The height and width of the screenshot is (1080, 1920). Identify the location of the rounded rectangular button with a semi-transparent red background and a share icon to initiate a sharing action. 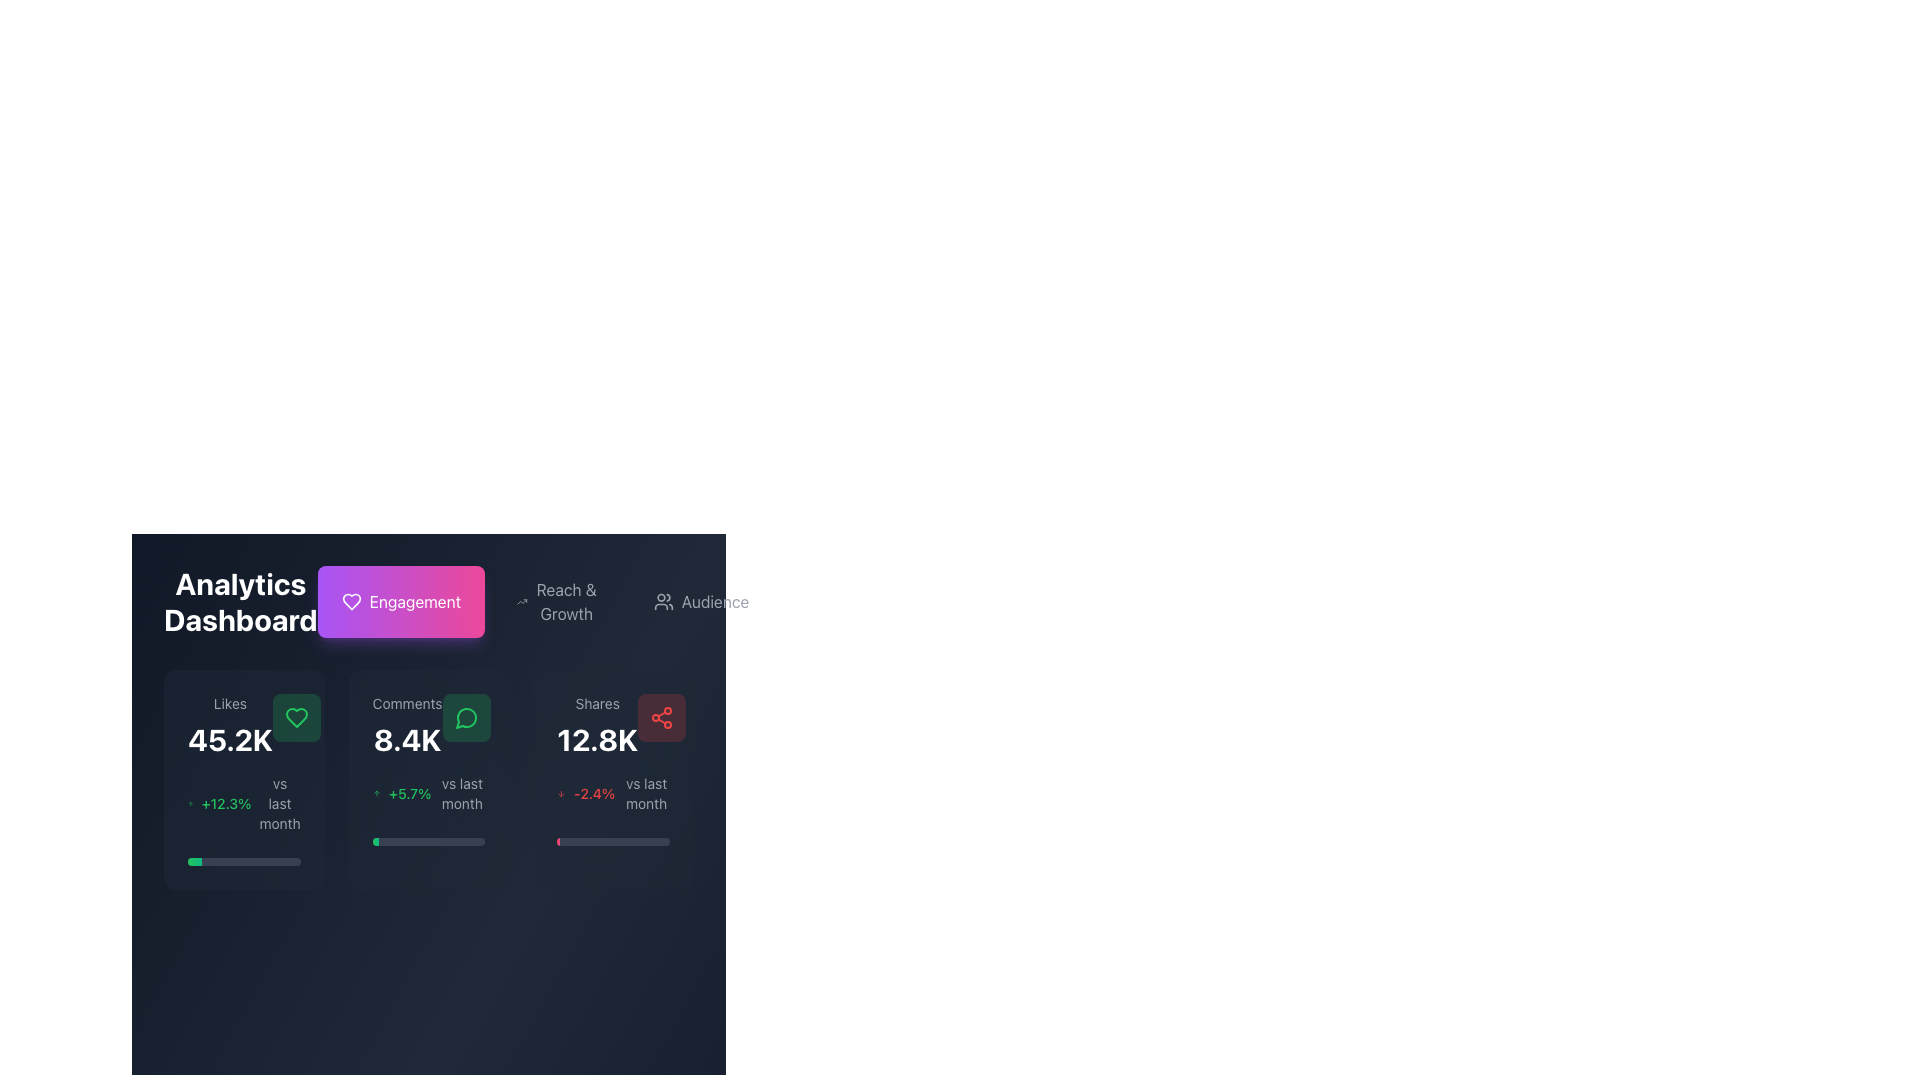
(662, 716).